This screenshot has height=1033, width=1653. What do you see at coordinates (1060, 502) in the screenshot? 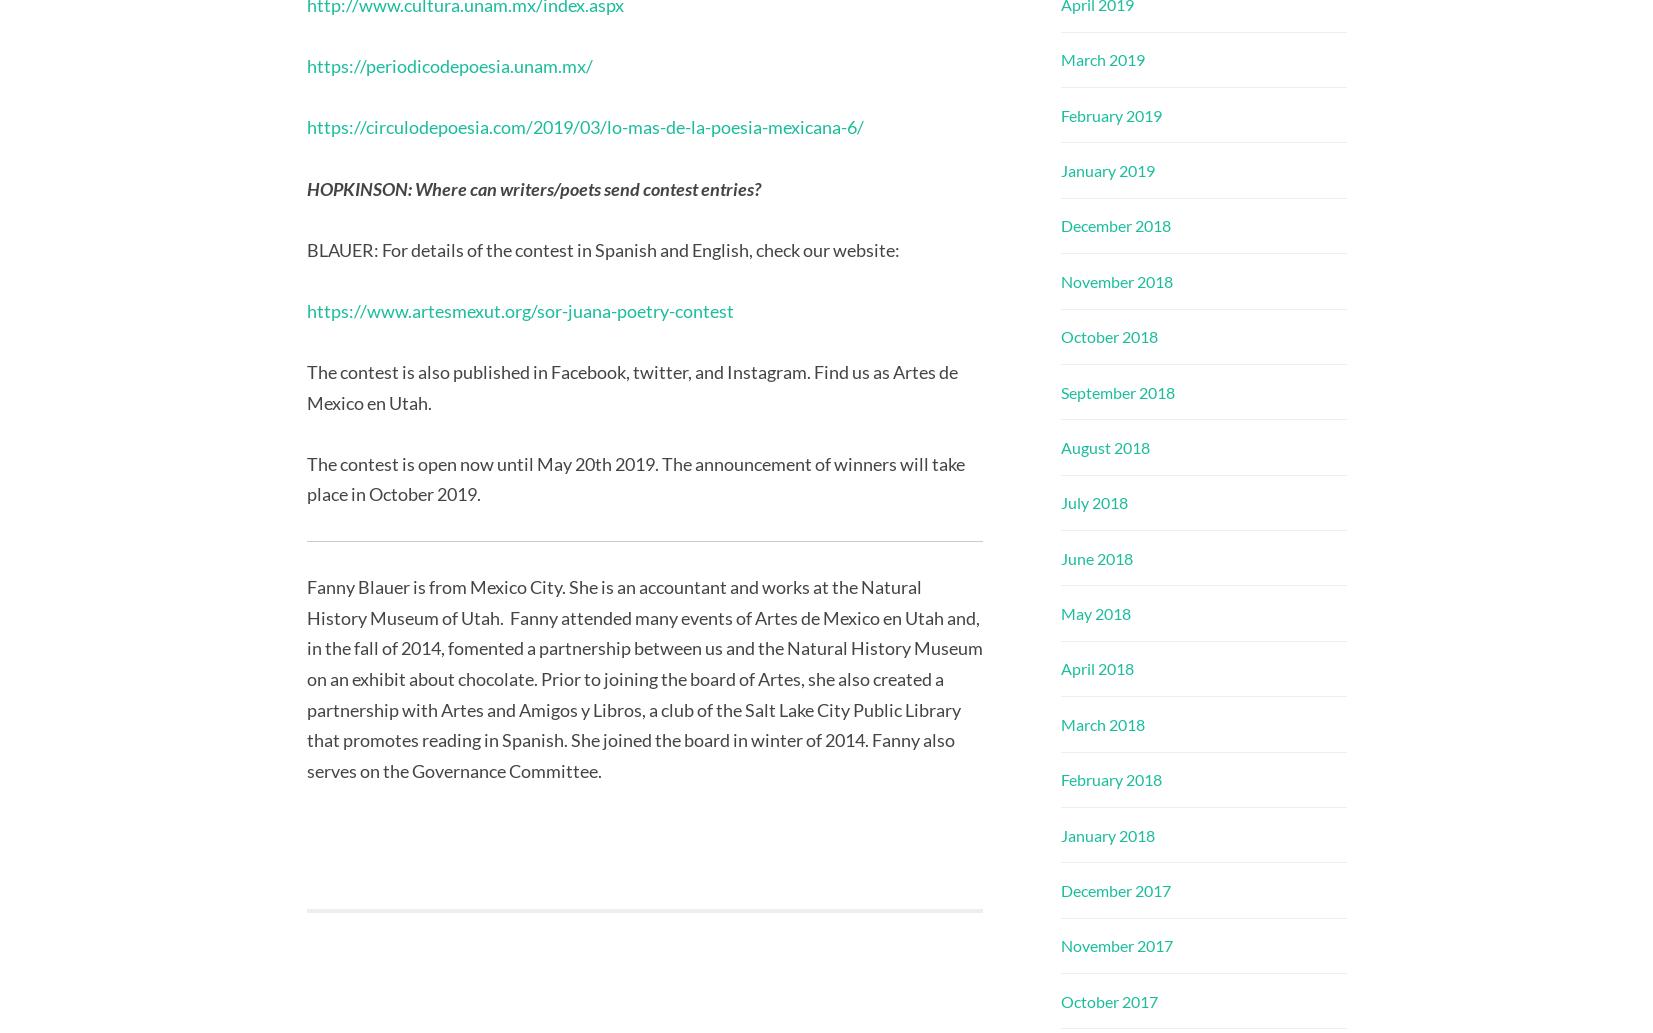
I see `'July 2018'` at bounding box center [1060, 502].